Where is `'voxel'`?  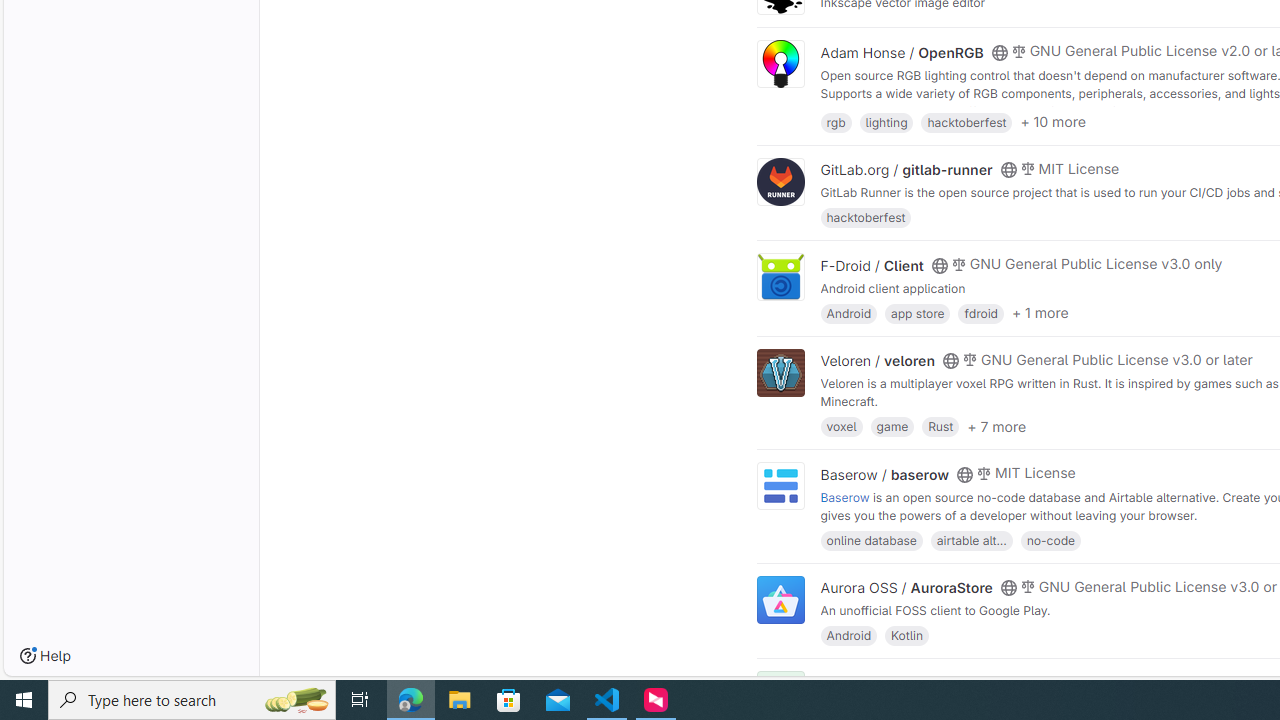 'voxel' is located at coordinates (841, 425).